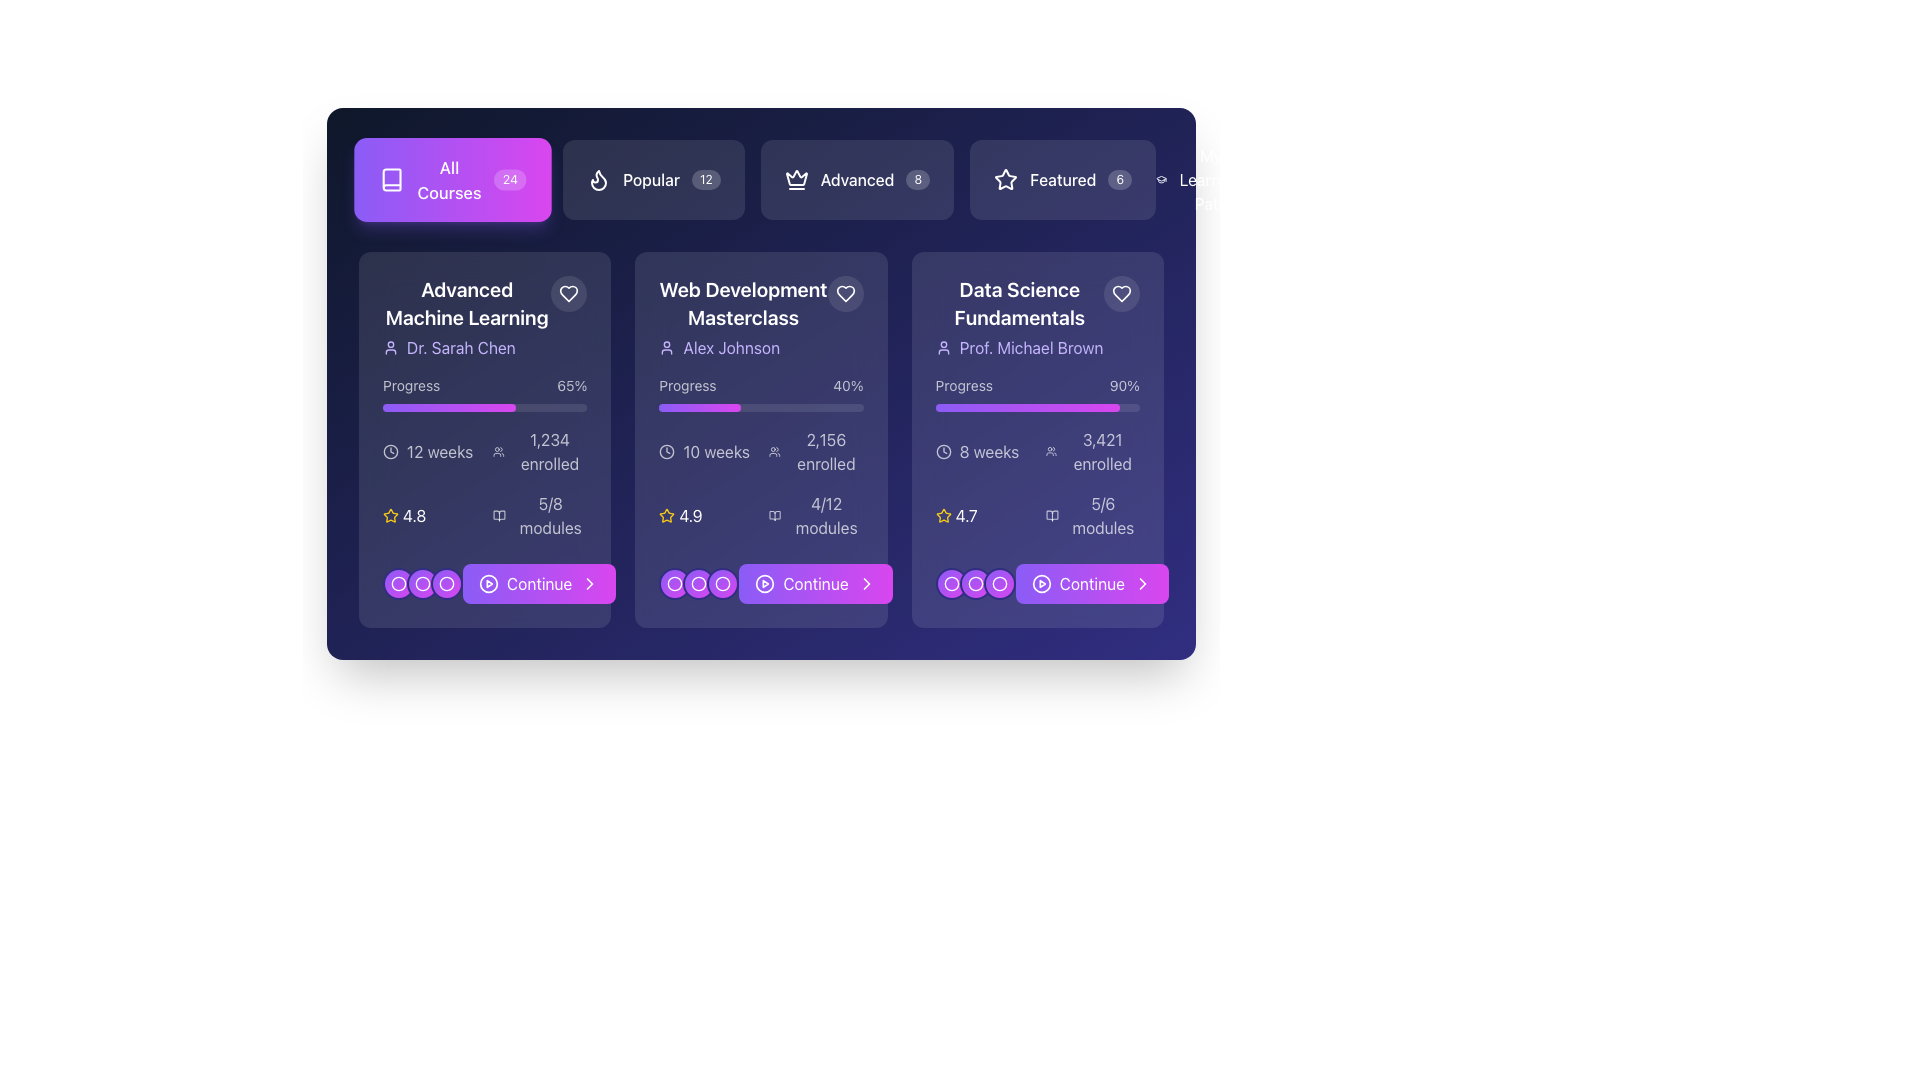  I want to click on the second circular pagination indicator located at the bottom of the 'Data Science Fundamentals' card, so click(975, 583).